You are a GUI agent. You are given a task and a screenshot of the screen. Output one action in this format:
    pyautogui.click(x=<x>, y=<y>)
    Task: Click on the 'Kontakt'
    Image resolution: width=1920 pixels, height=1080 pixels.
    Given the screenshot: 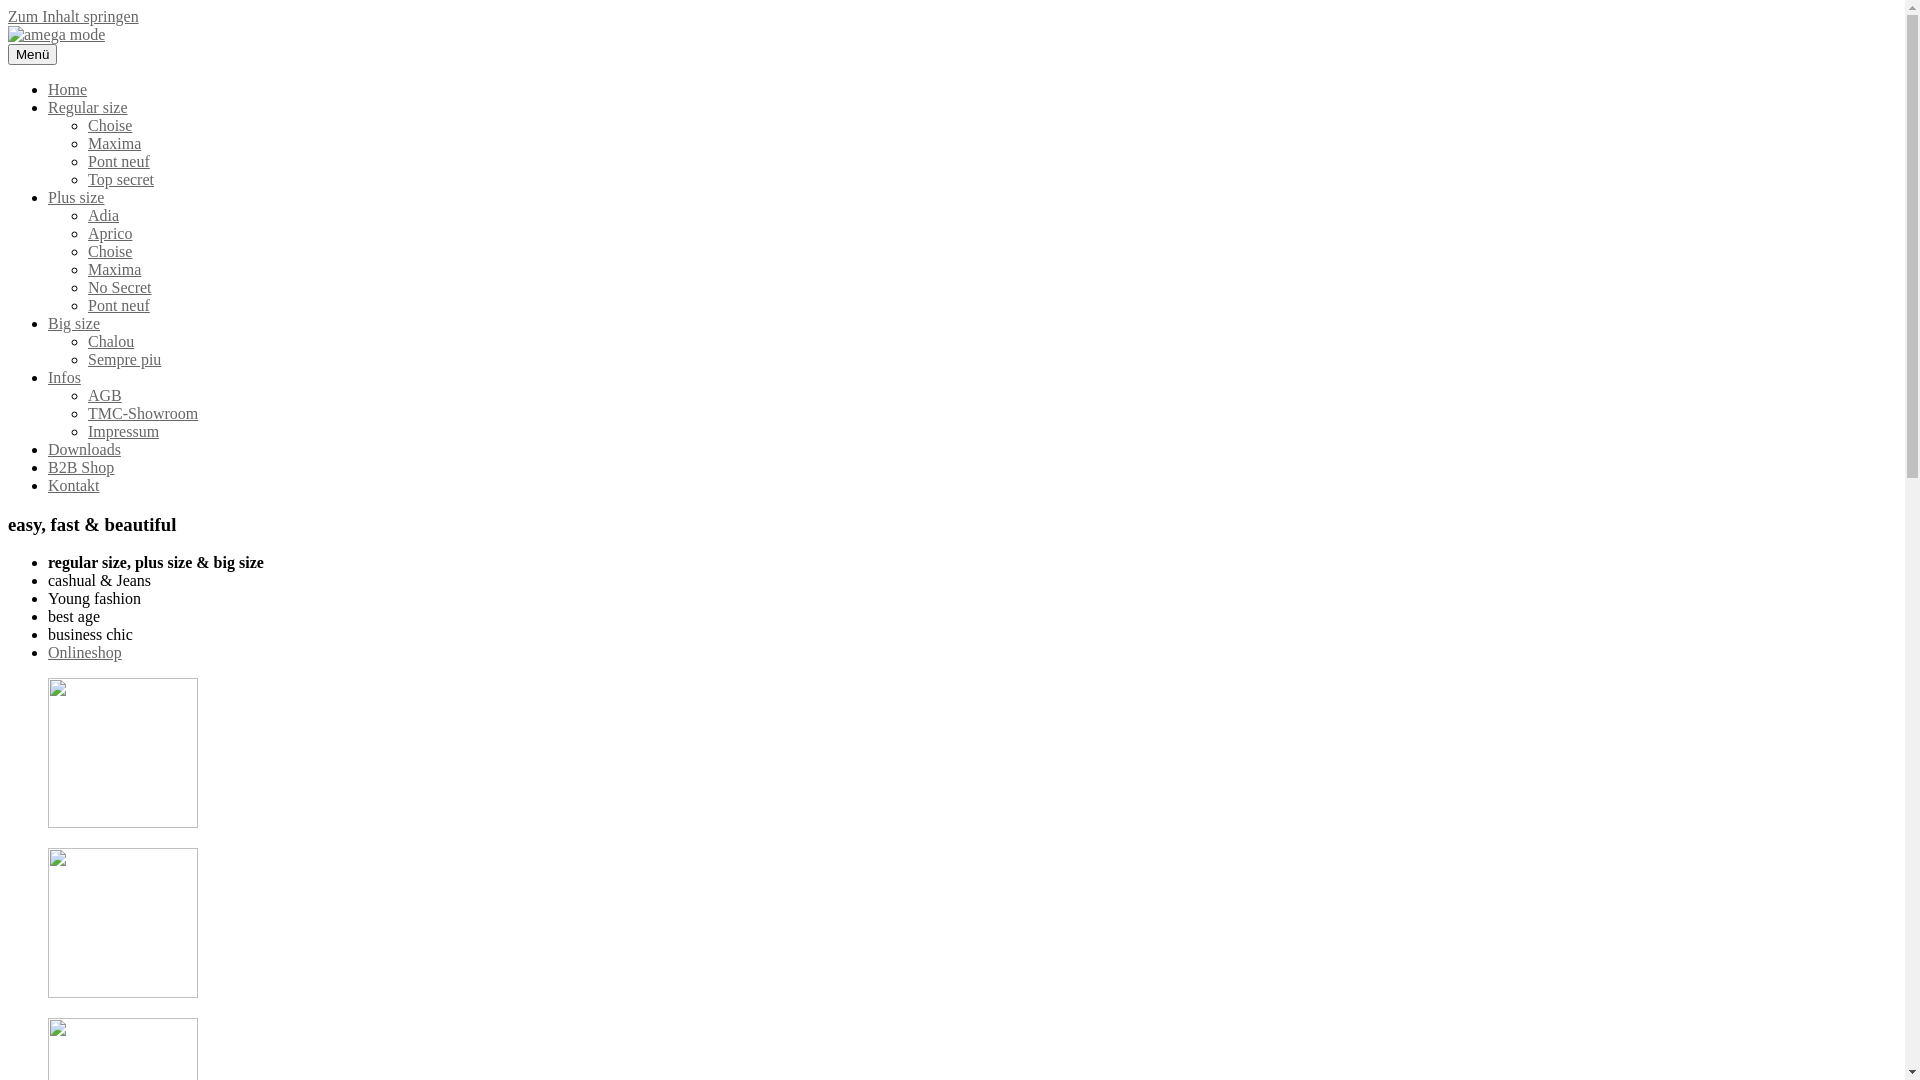 What is the action you would take?
    pyautogui.click(x=48, y=485)
    